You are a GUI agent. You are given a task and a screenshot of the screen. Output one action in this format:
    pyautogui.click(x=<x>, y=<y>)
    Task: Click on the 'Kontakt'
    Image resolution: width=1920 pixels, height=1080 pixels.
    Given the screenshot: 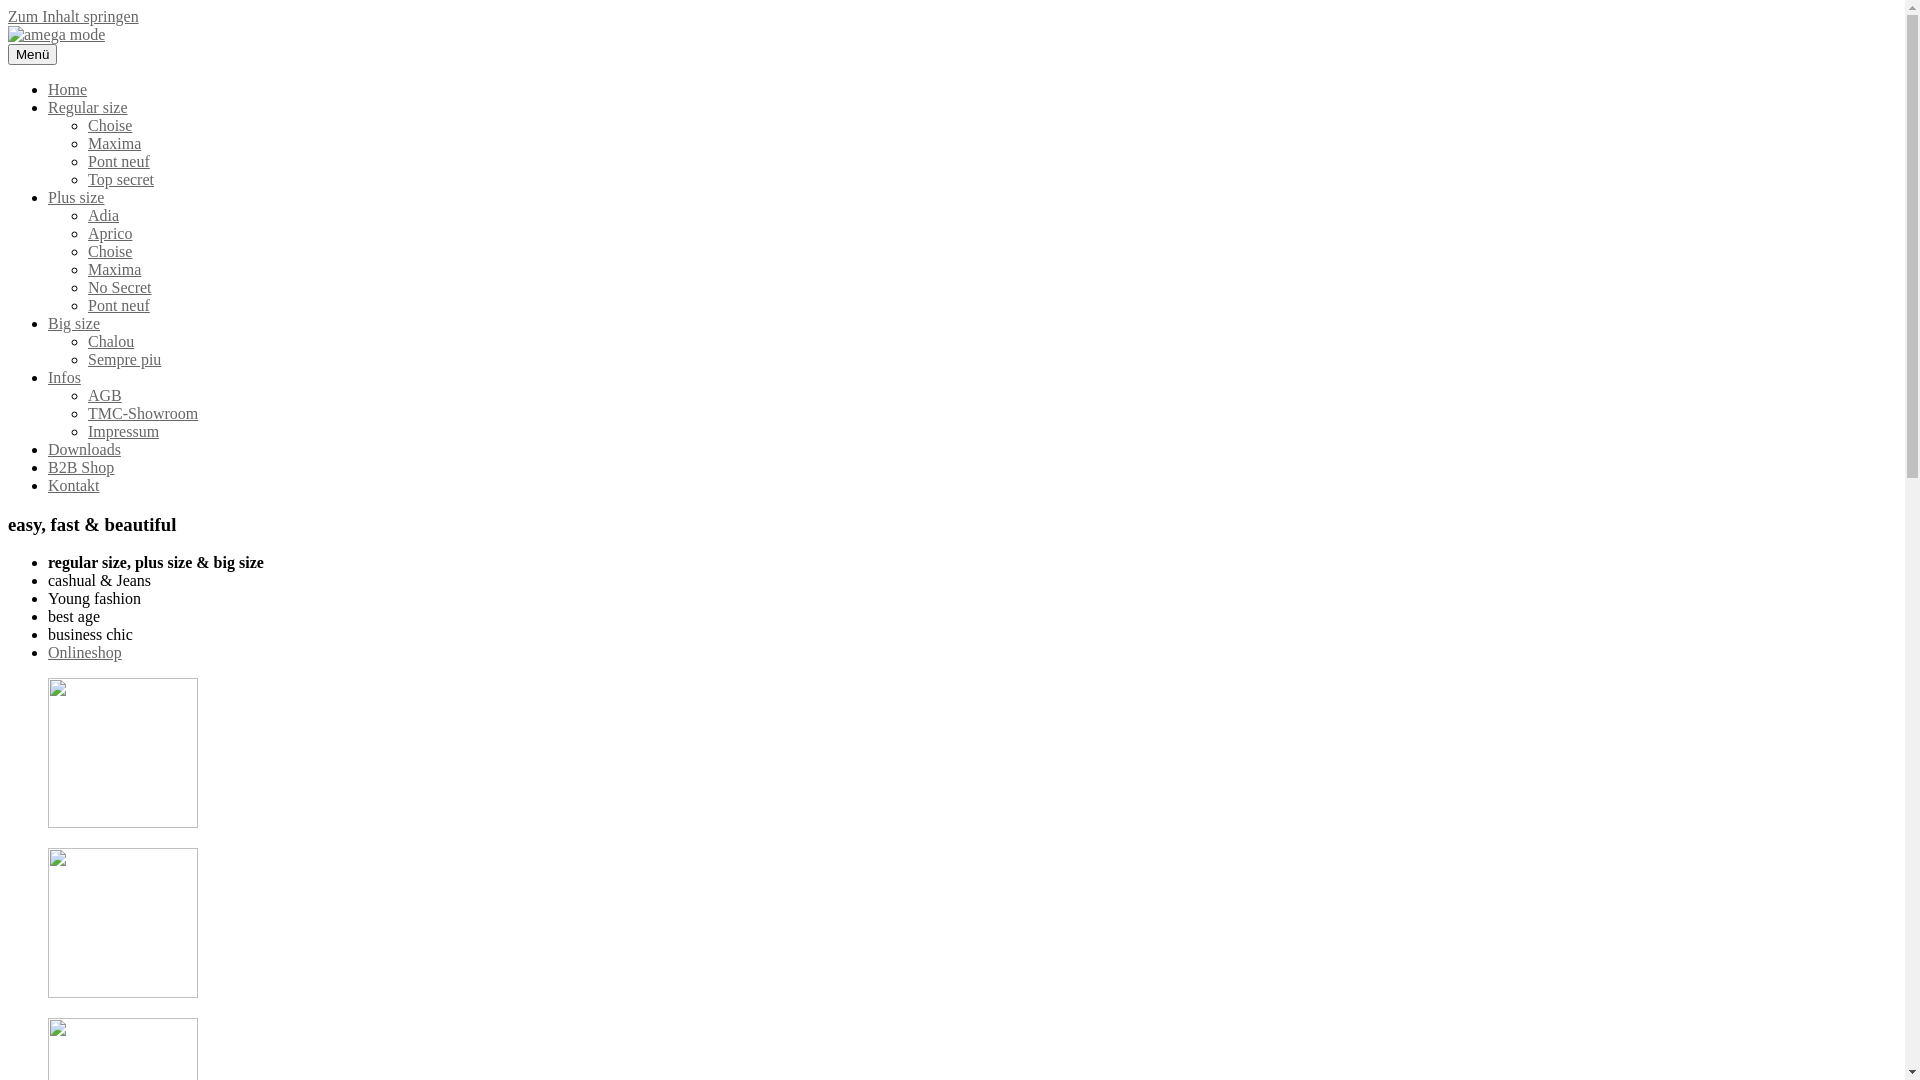 What is the action you would take?
    pyautogui.click(x=48, y=485)
    